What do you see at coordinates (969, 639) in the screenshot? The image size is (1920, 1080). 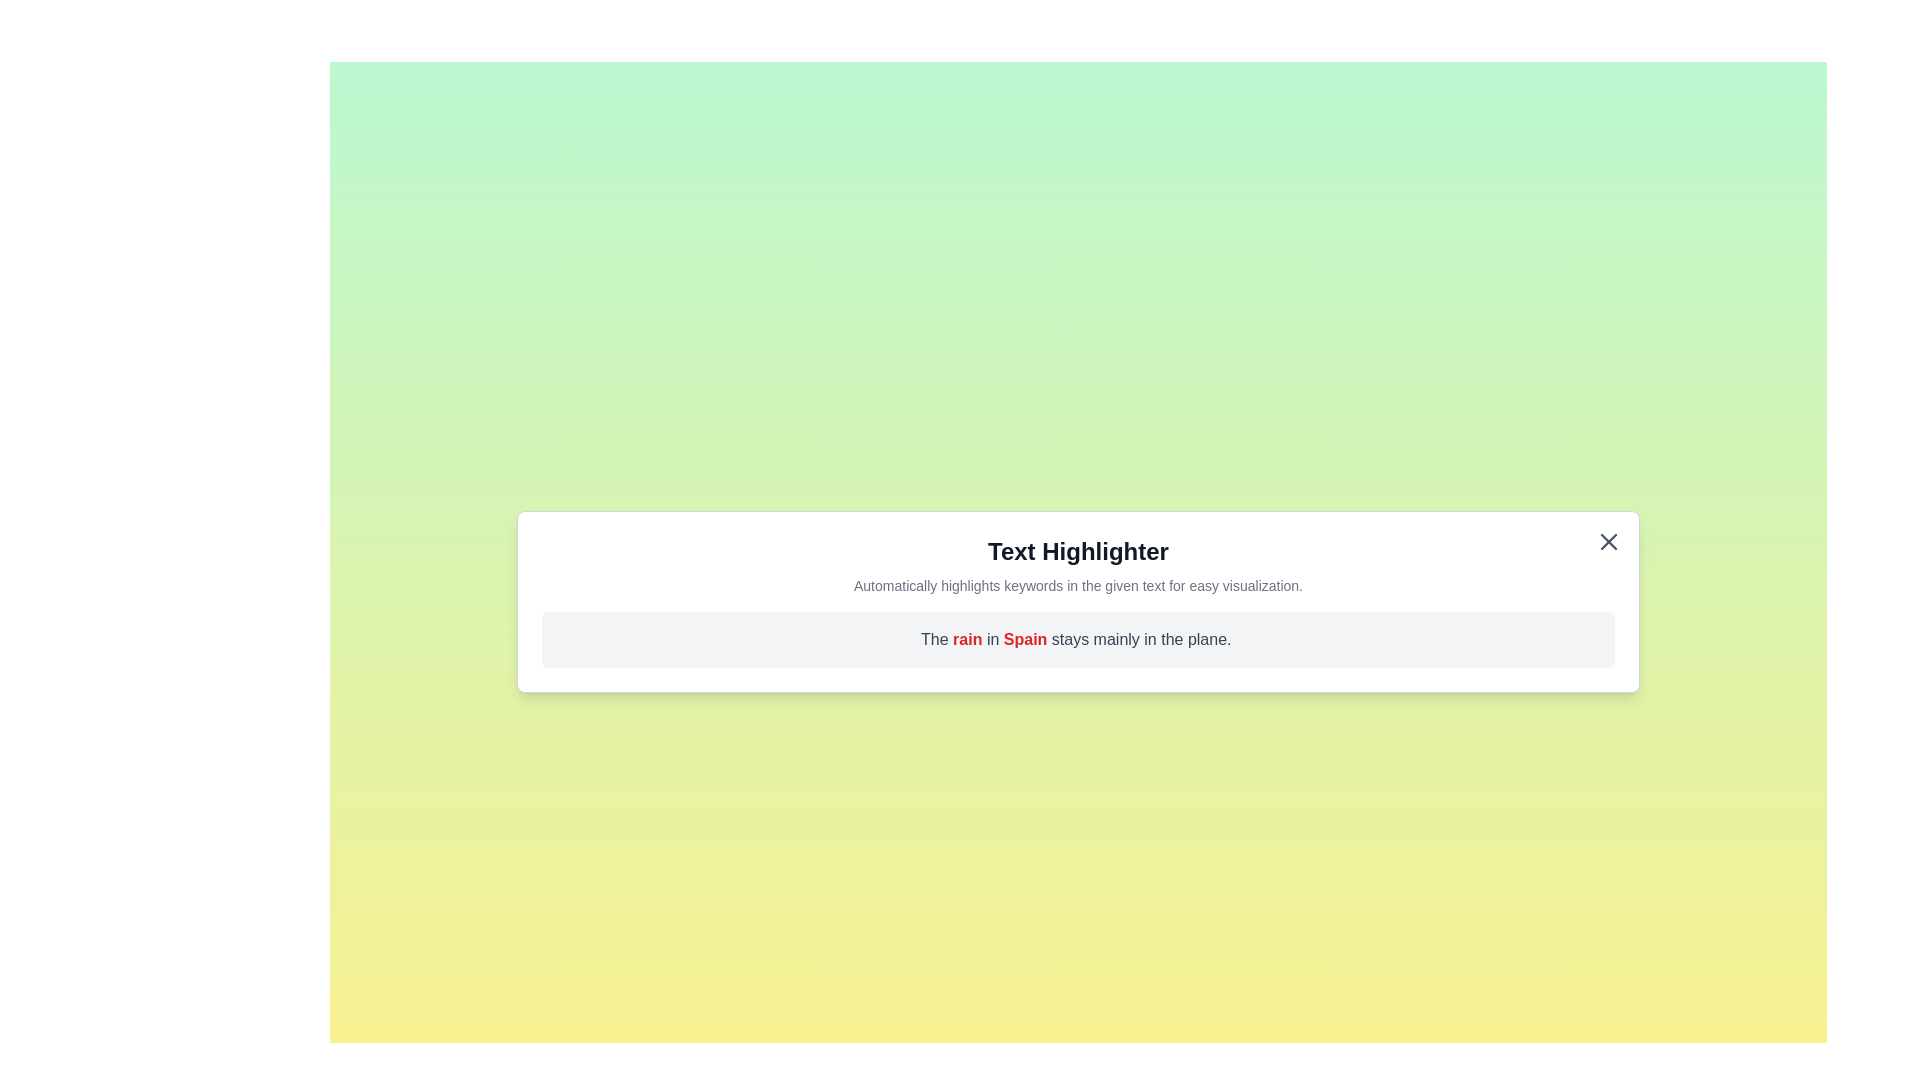 I see `the word rain in the text` at bounding box center [969, 639].